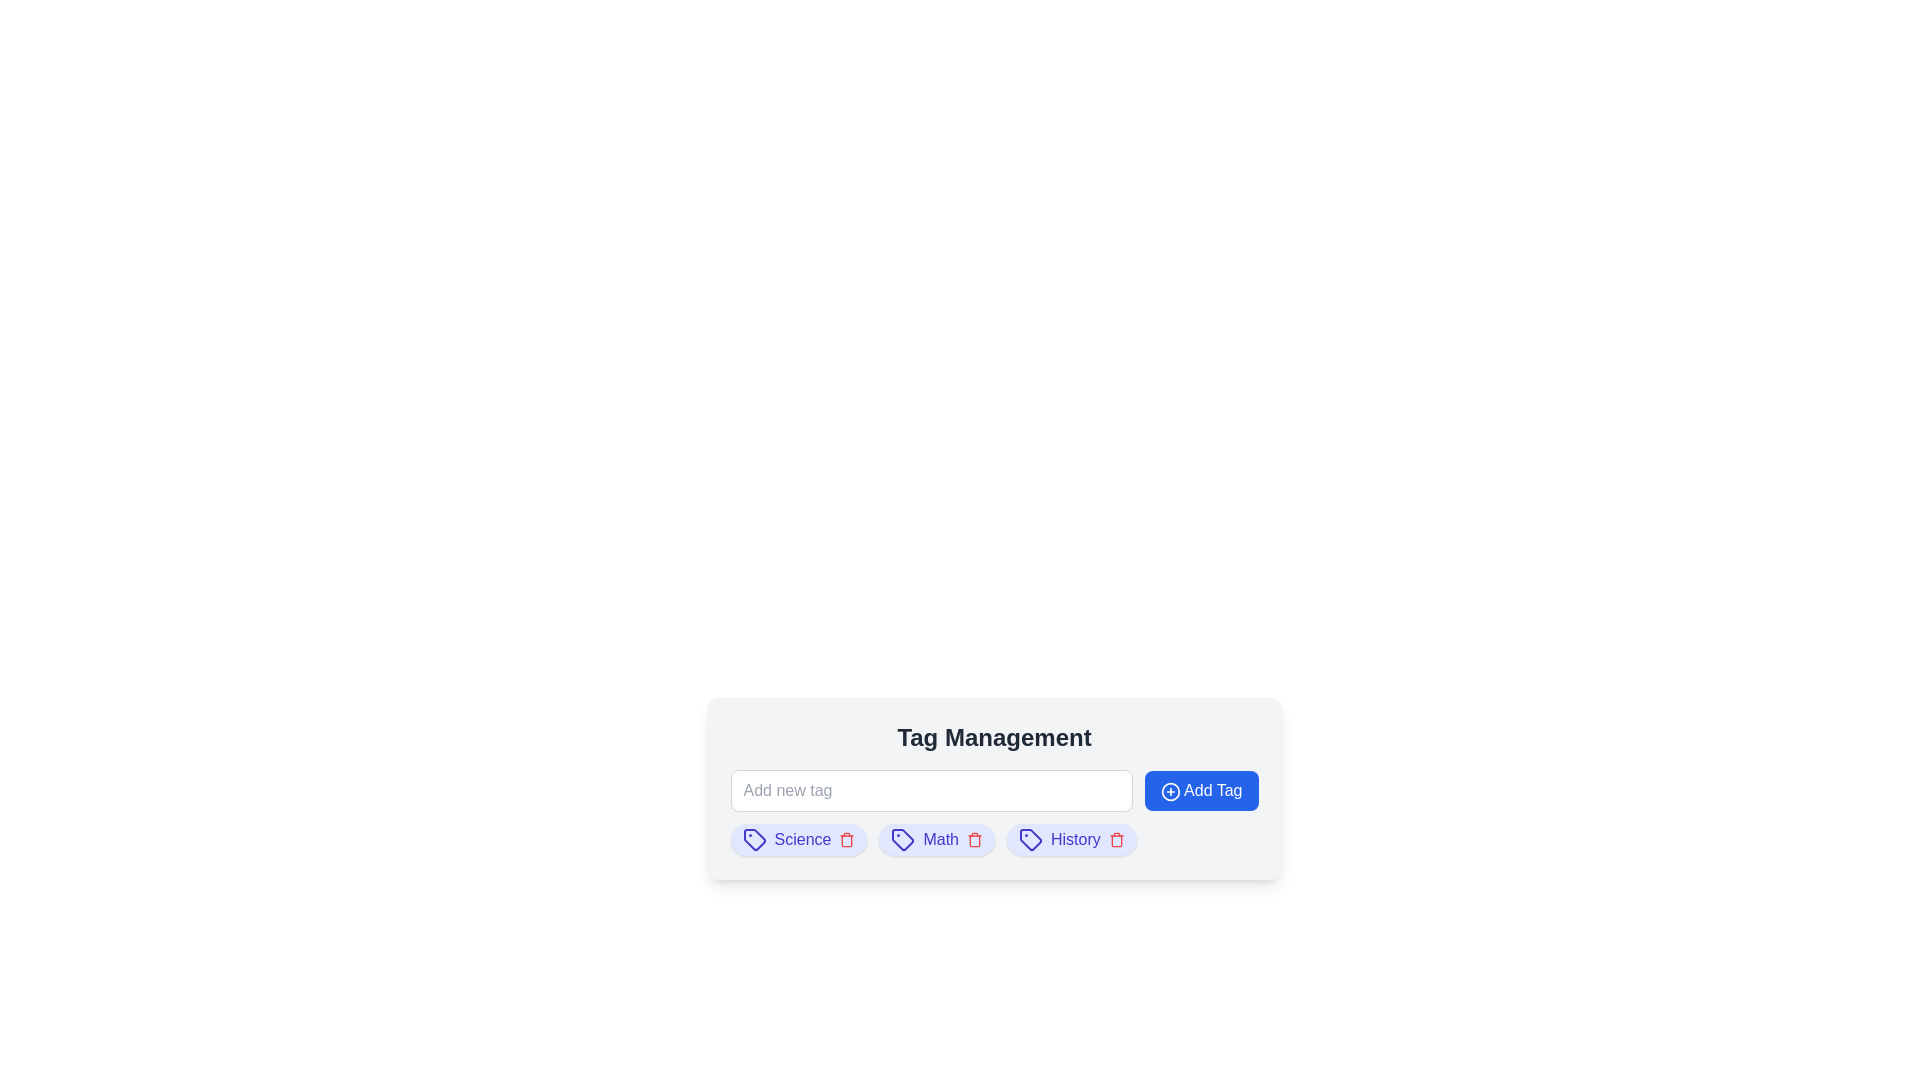 This screenshot has width=1920, height=1080. Describe the element at coordinates (1115, 840) in the screenshot. I see `the red trash icon button located on the right side of the 'History' tag` at that location.